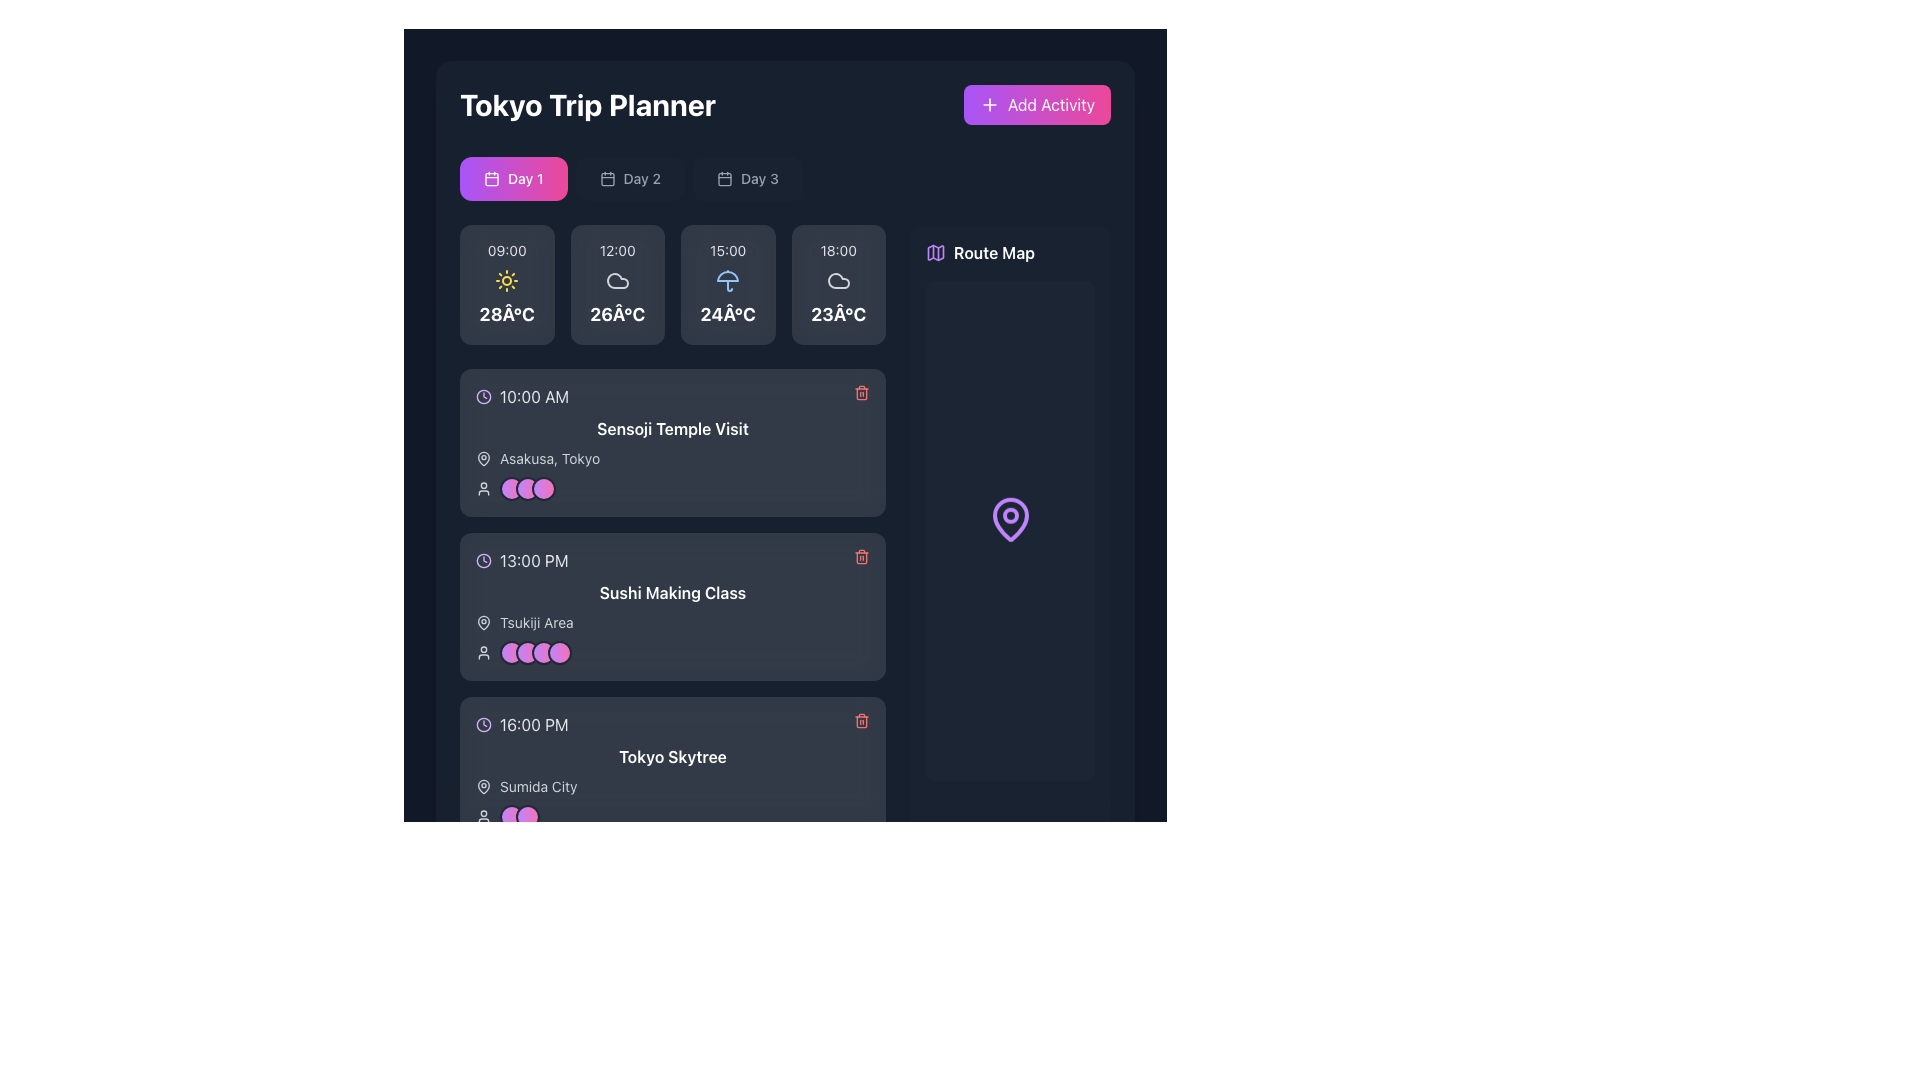 The width and height of the screenshot is (1920, 1080). I want to click on the text heading 'Tokyo Trip Planner', which is styled in bold and large white font against a dark background, located in the upper-left corner of the interface, so click(587, 104).